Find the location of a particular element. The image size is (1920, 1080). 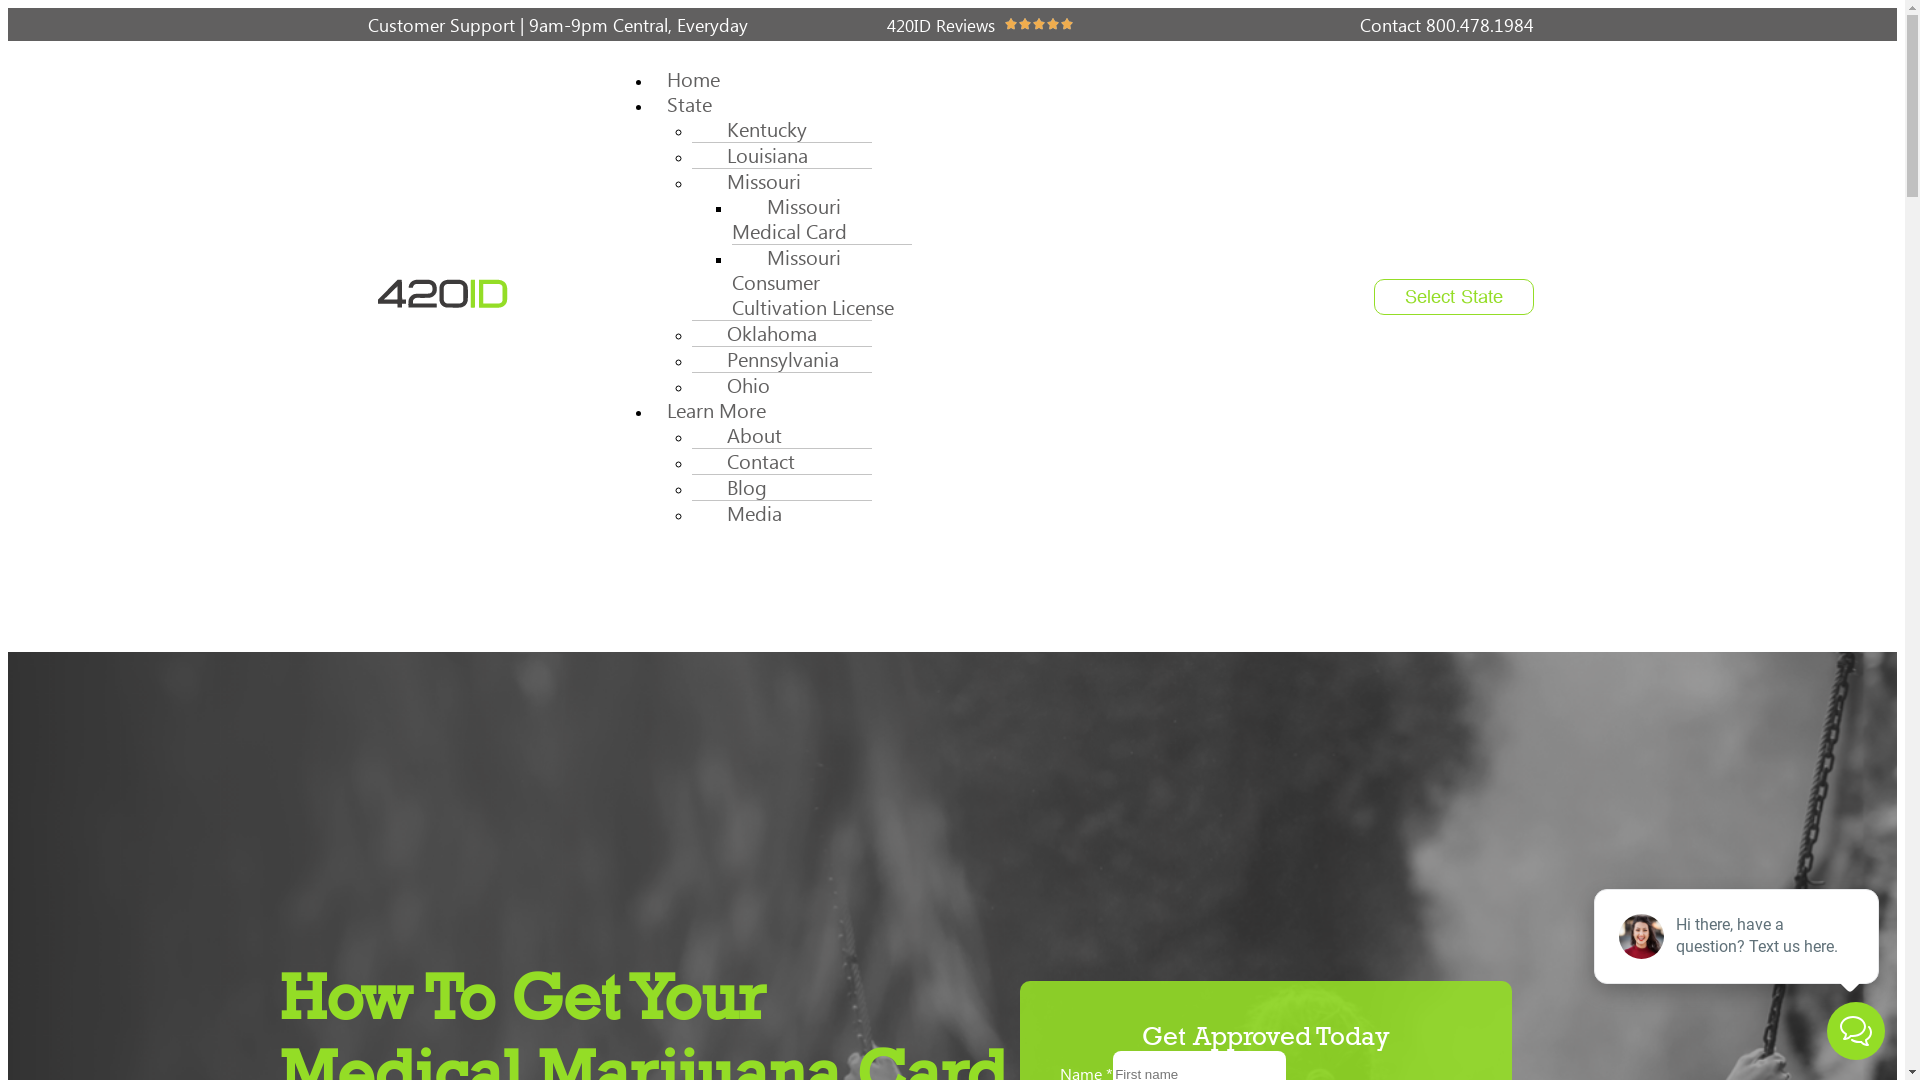

'Home' is located at coordinates (652, 78).